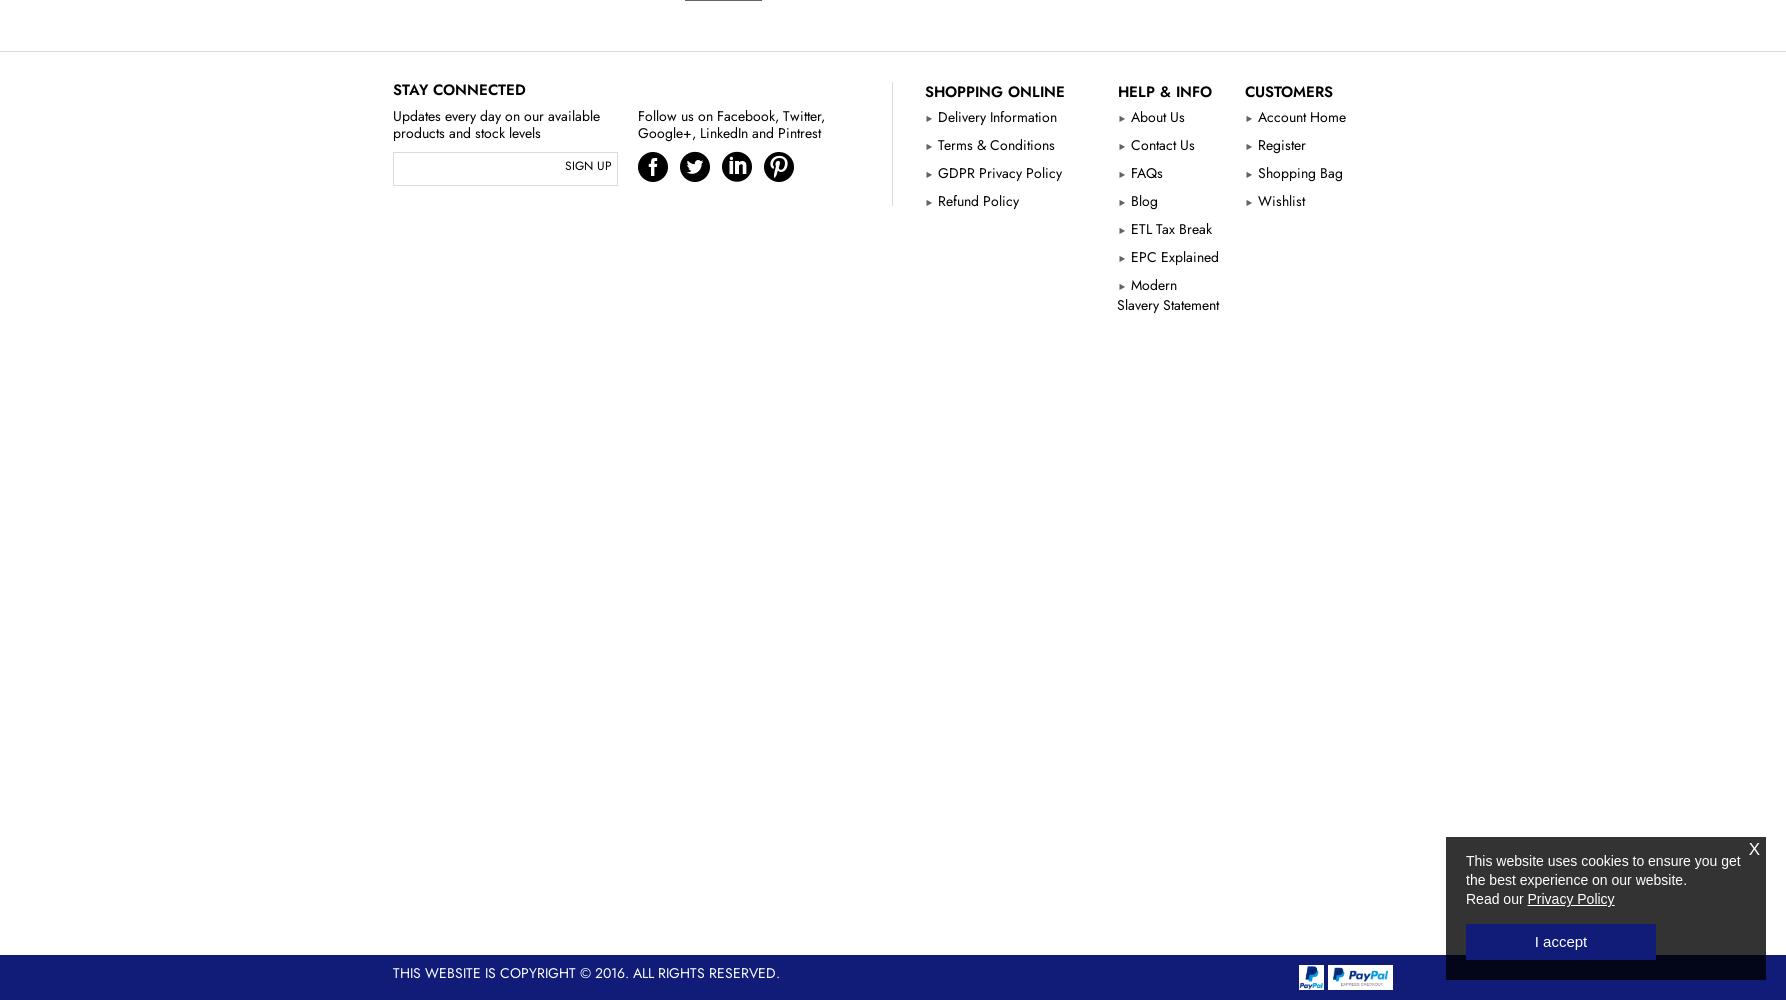 This screenshot has width=1786, height=1000. I want to click on 'EPC Explained', so click(1170, 257).